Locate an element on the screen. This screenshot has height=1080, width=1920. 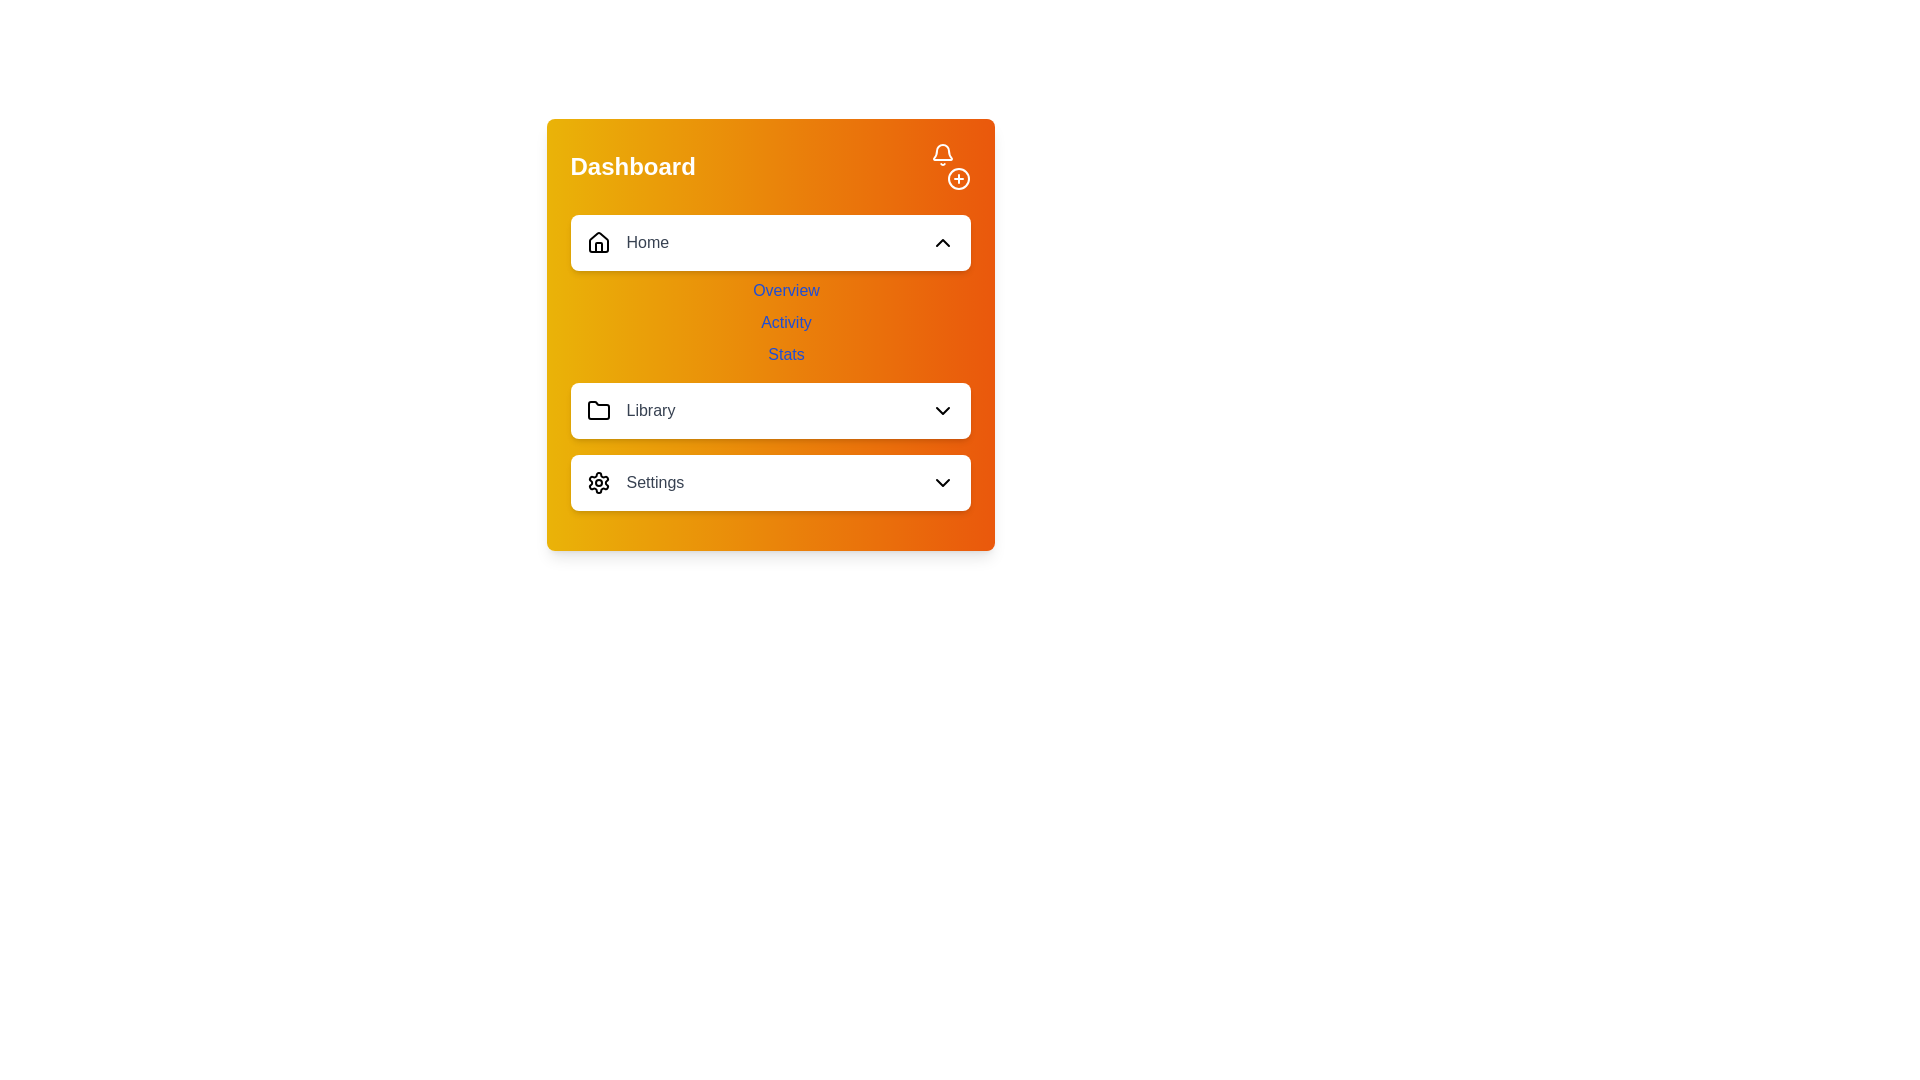
the gear icon representing settings, located in the bottom-most section of the Dashboard is located at coordinates (597, 482).